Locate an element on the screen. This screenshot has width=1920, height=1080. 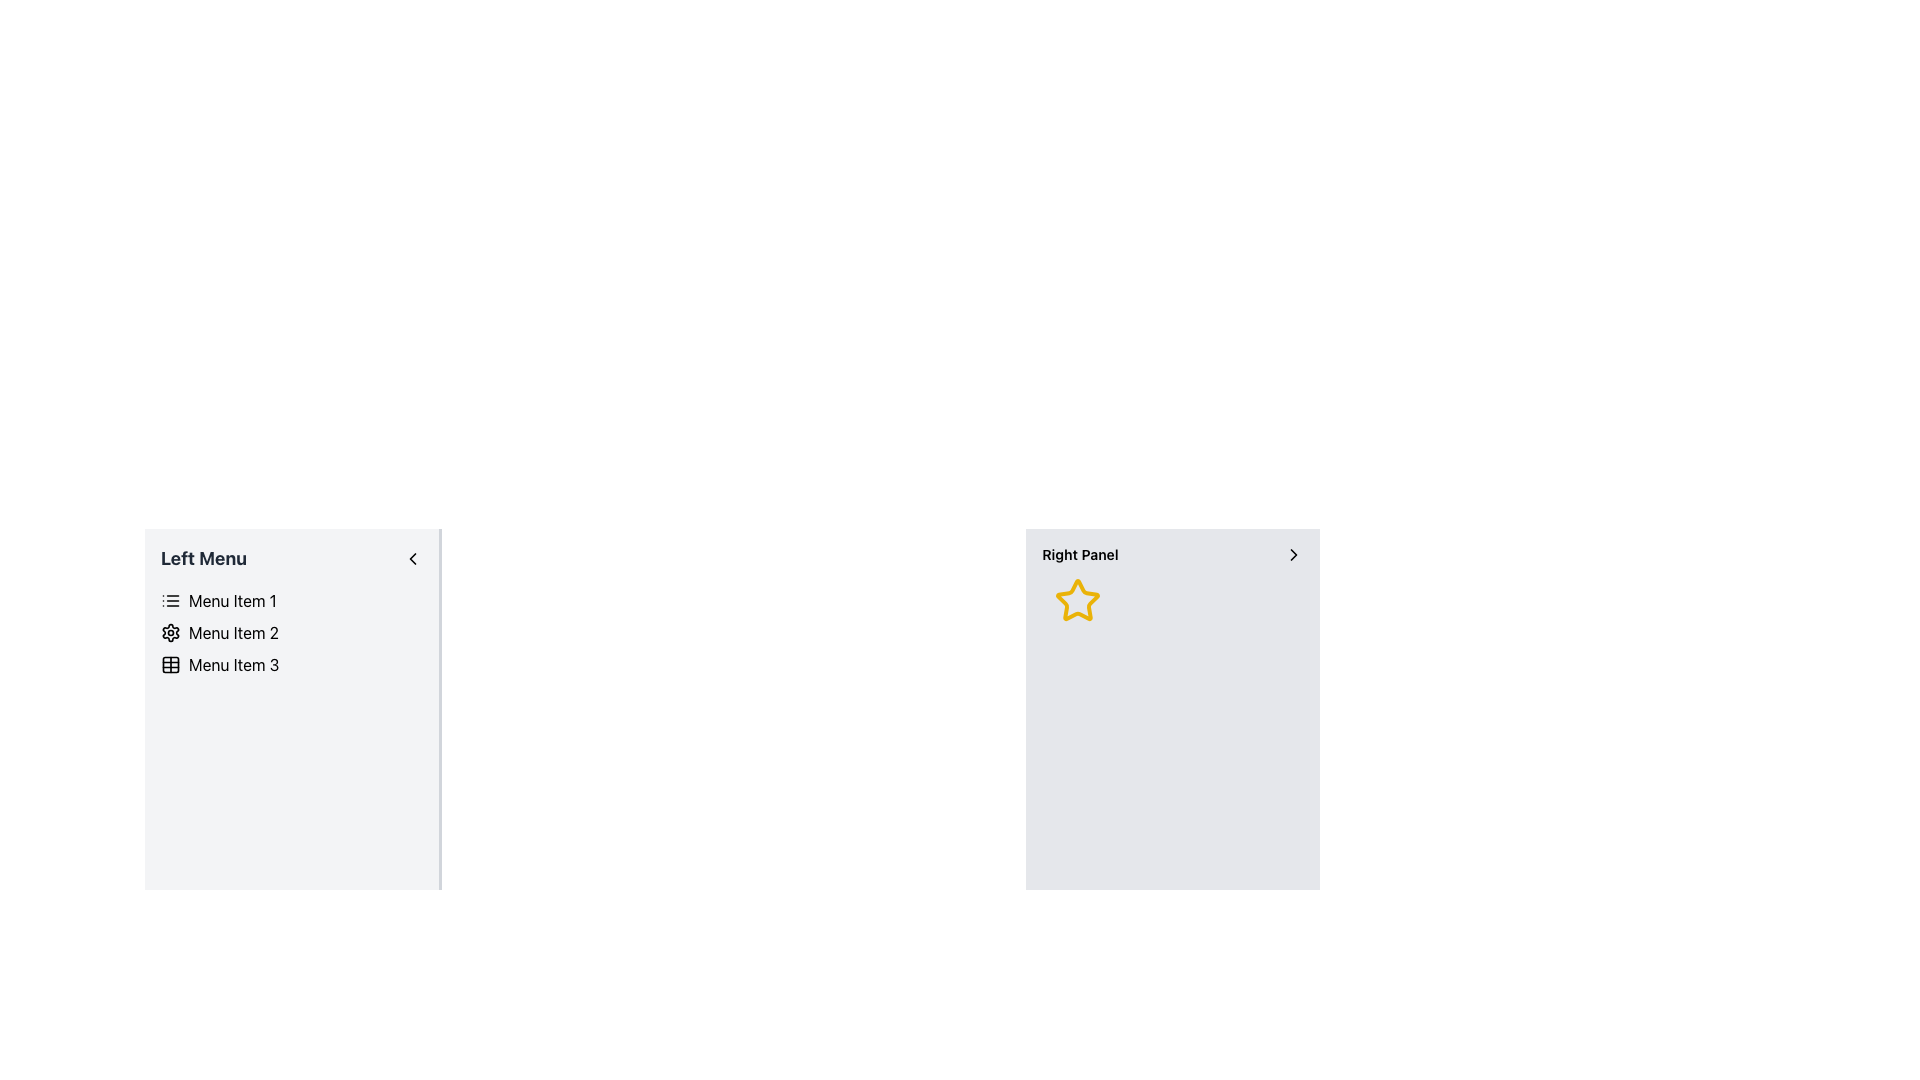
the second menu item labeled 'Menu Item 2' is located at coordinates (290, 632).